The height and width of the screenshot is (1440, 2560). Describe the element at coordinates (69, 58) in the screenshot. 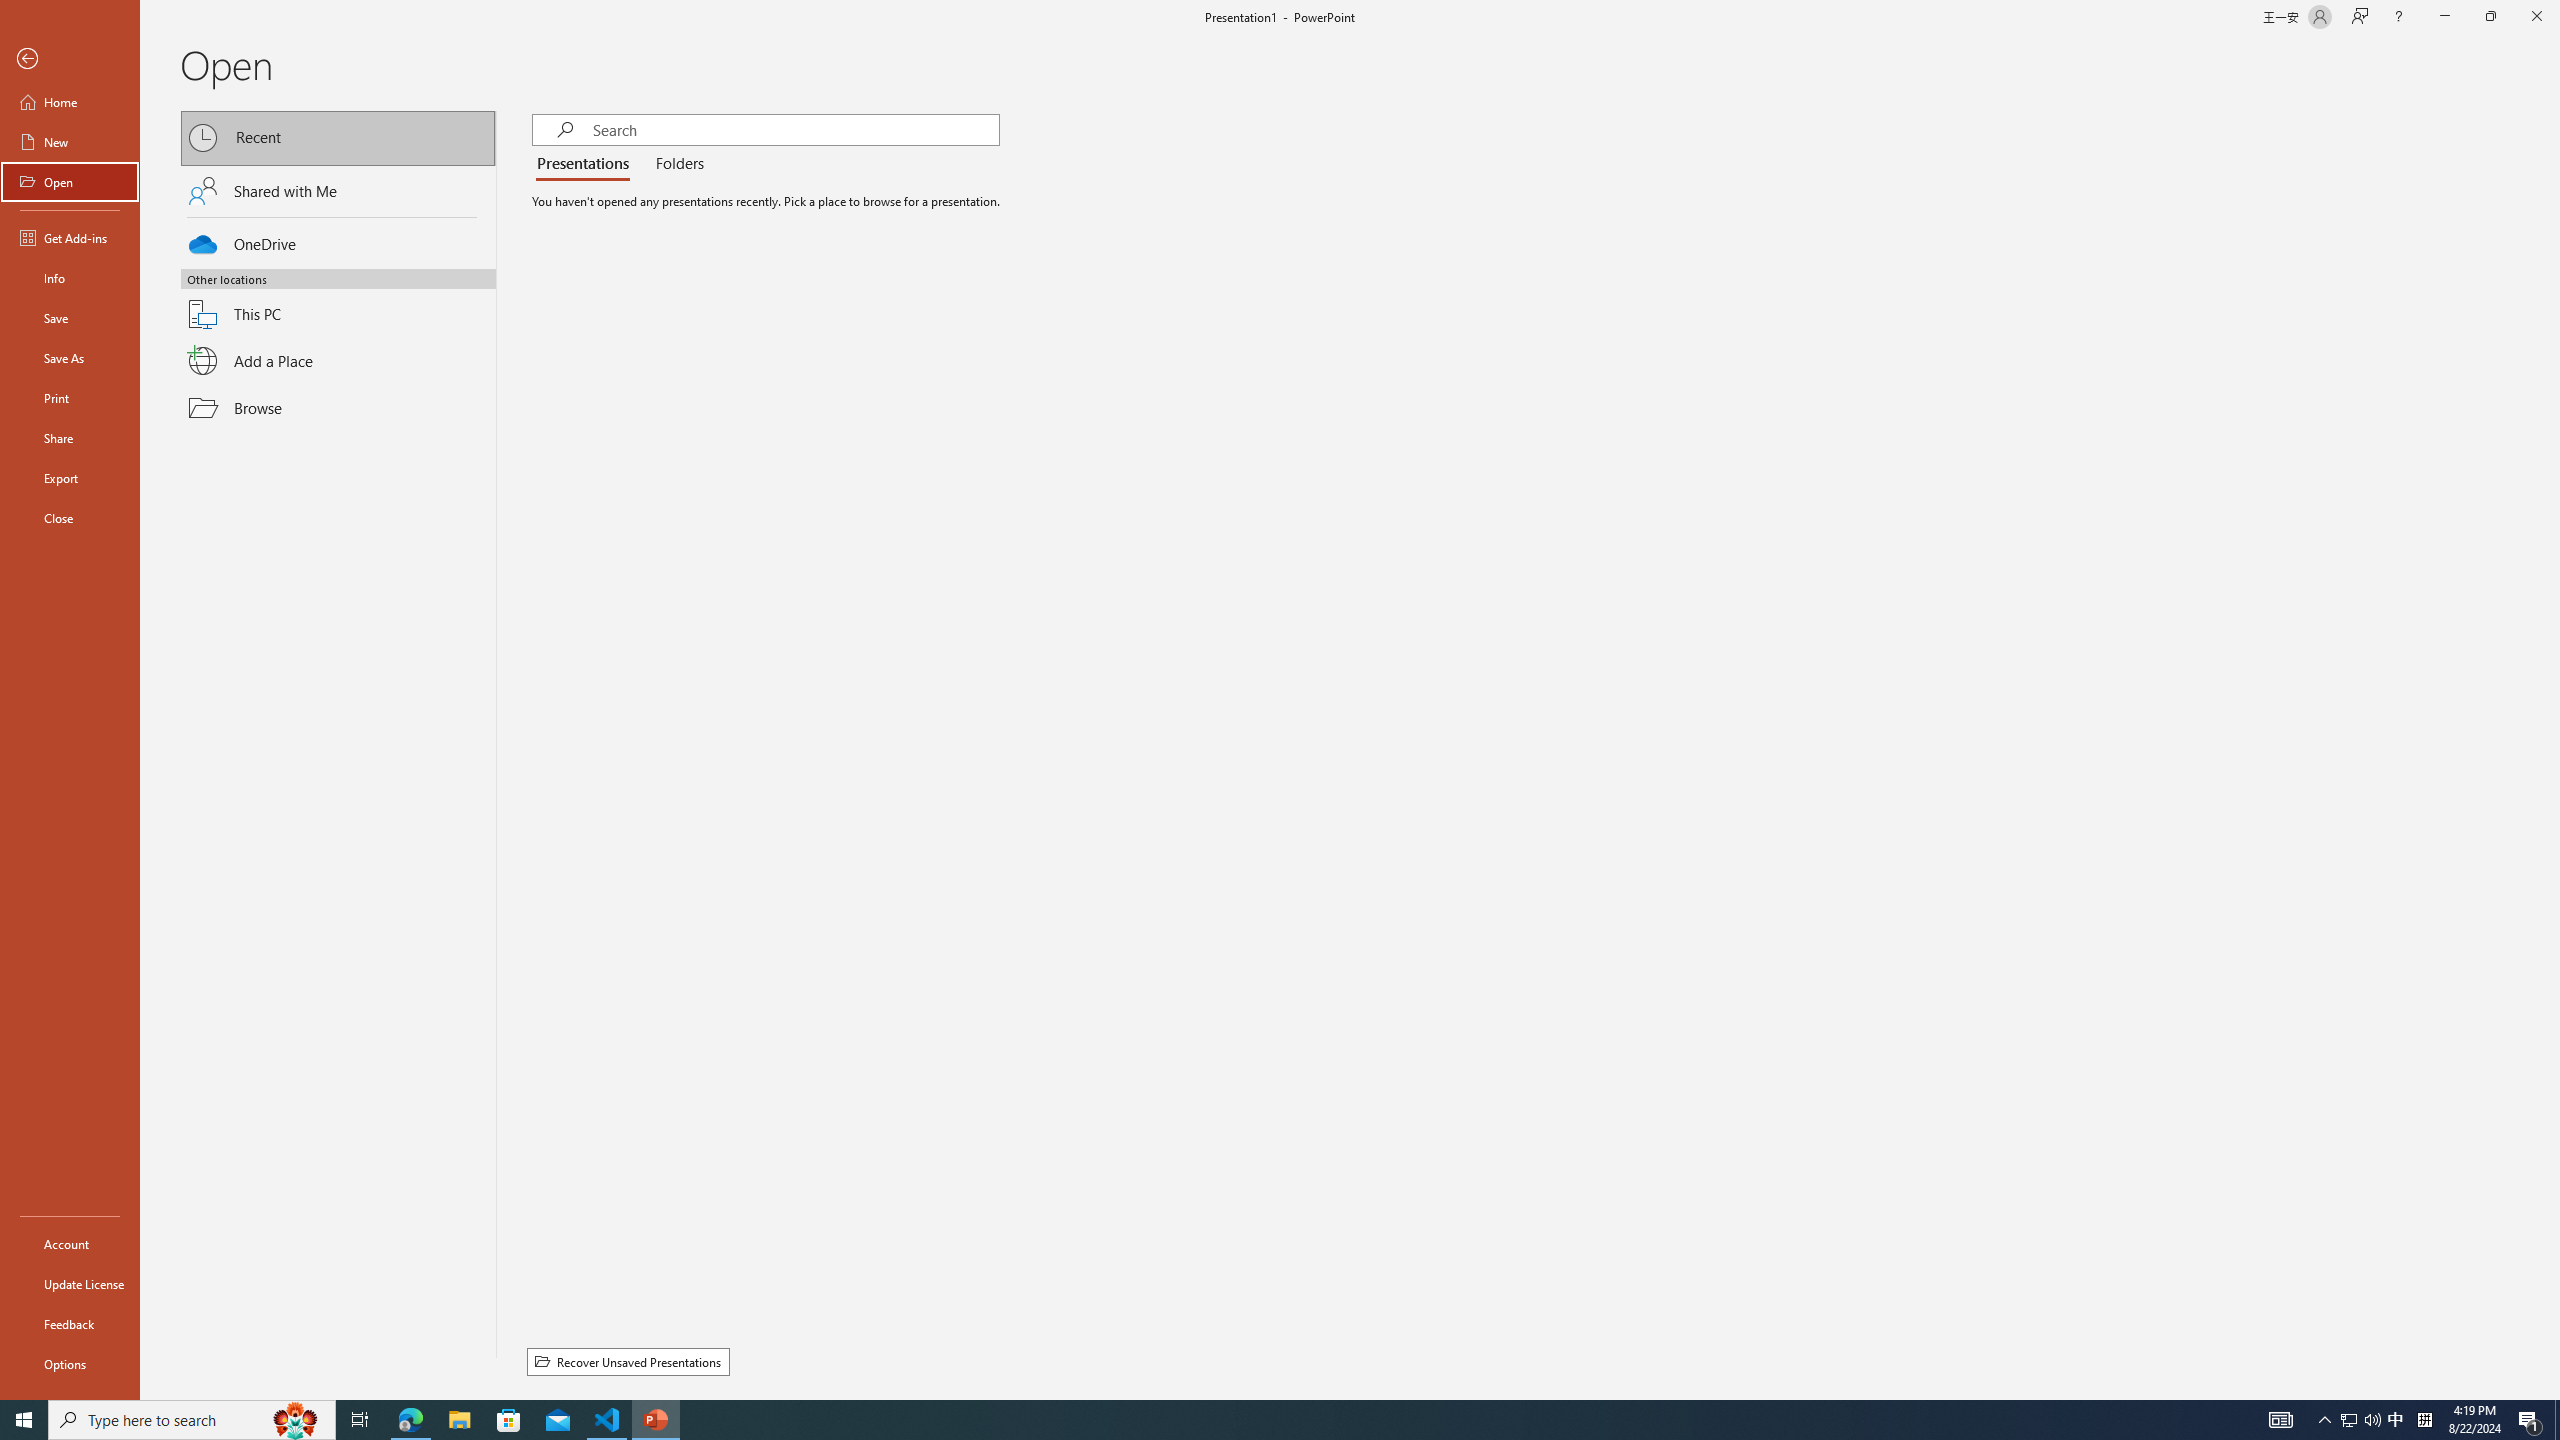

I see `'Back'` at that location.